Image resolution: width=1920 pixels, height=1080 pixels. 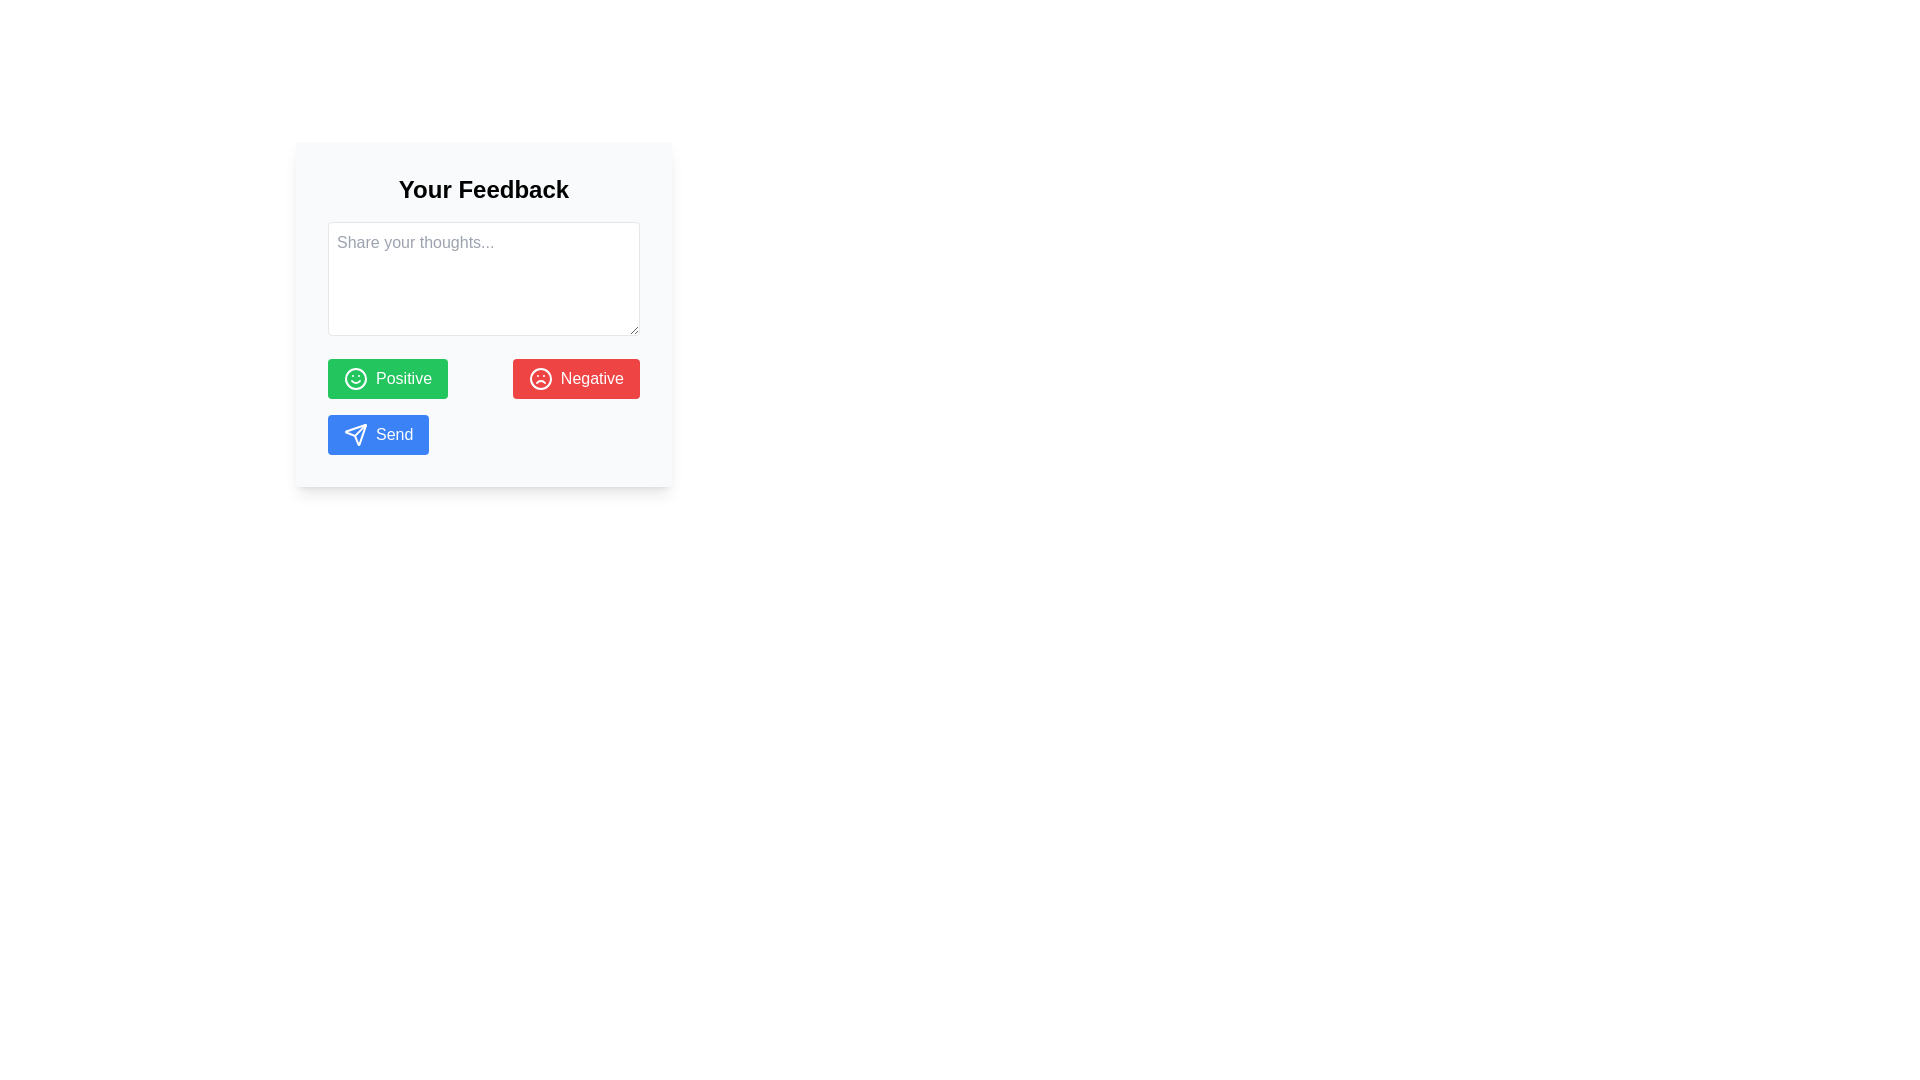 What do you see at coordinates (355, 378) in the screenshot?
I see `the smiley icon located within the green 'Positive' button, which features a minimalist outline style with a green color scheme` at bounding box center [355, 378].